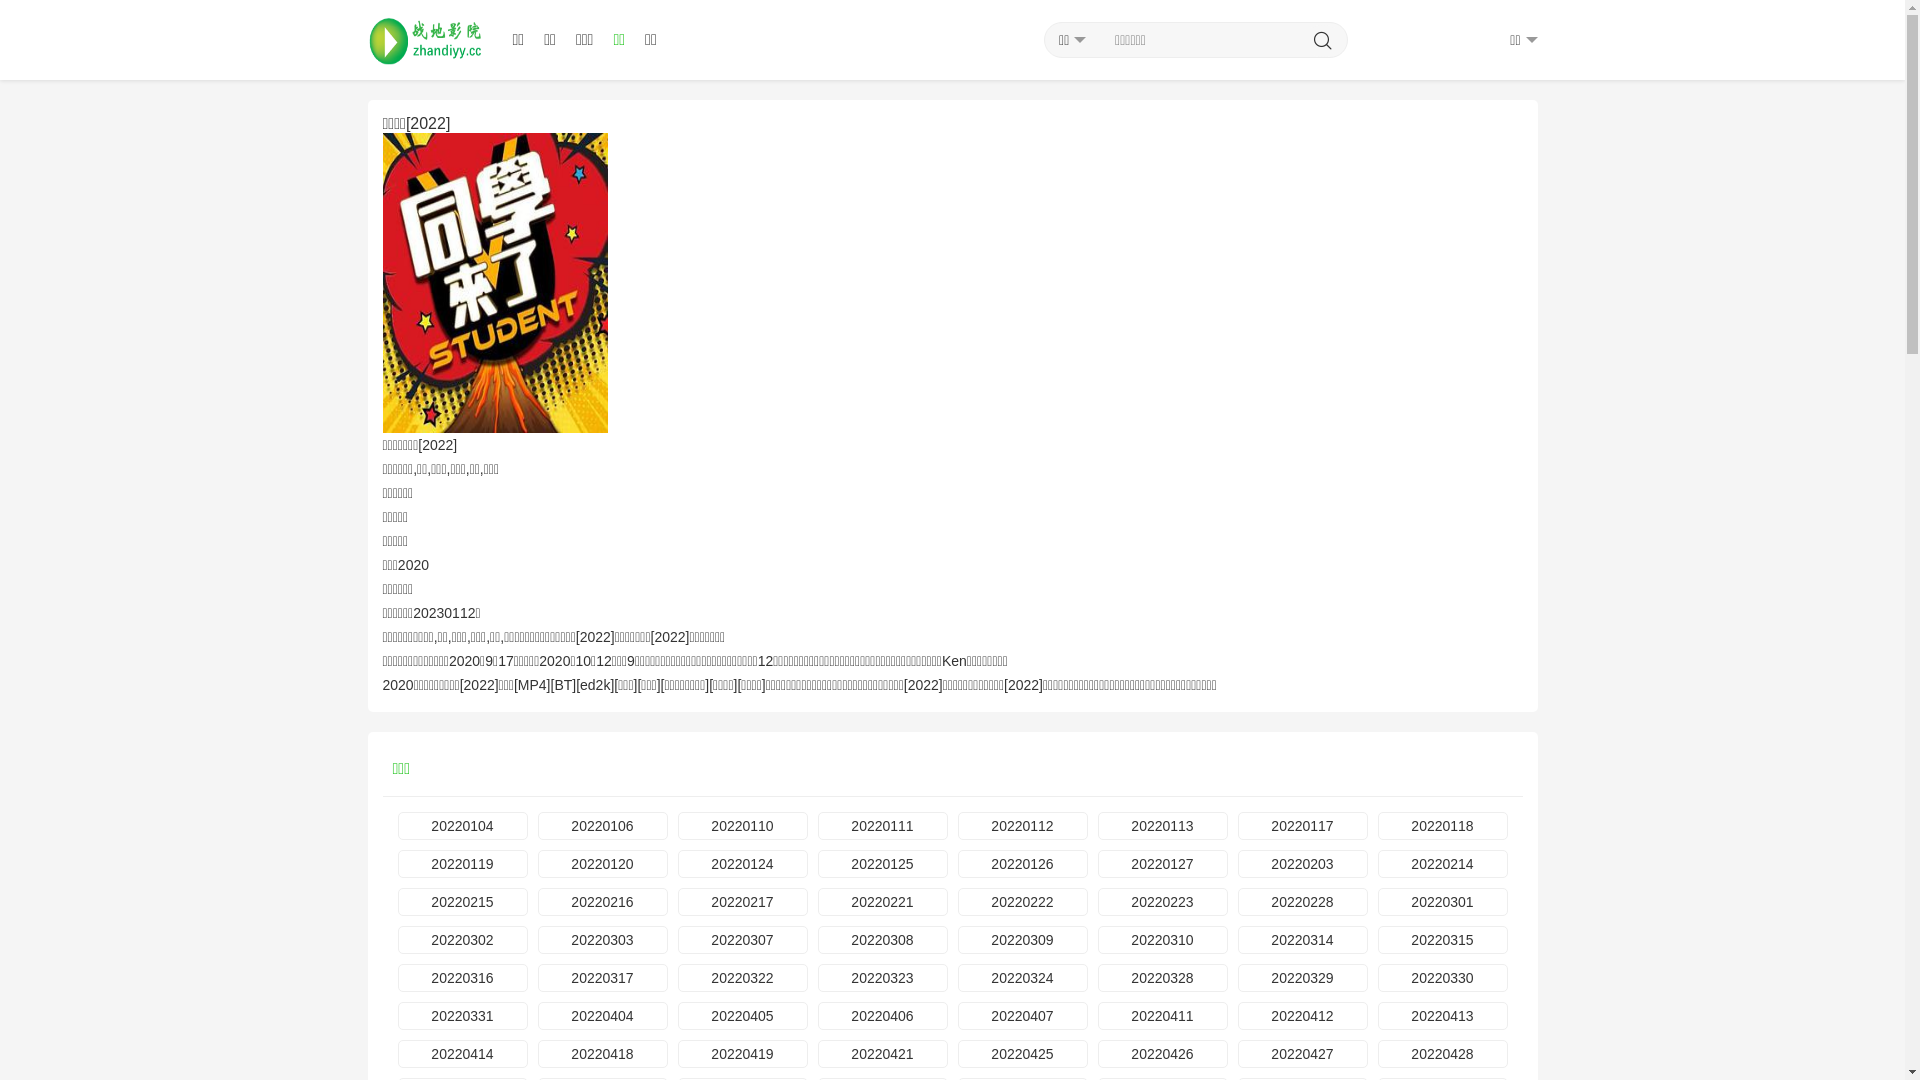 The height and width of the screenshot is (1080, 1920). I want to click on '20220127', so click(1162, 863).